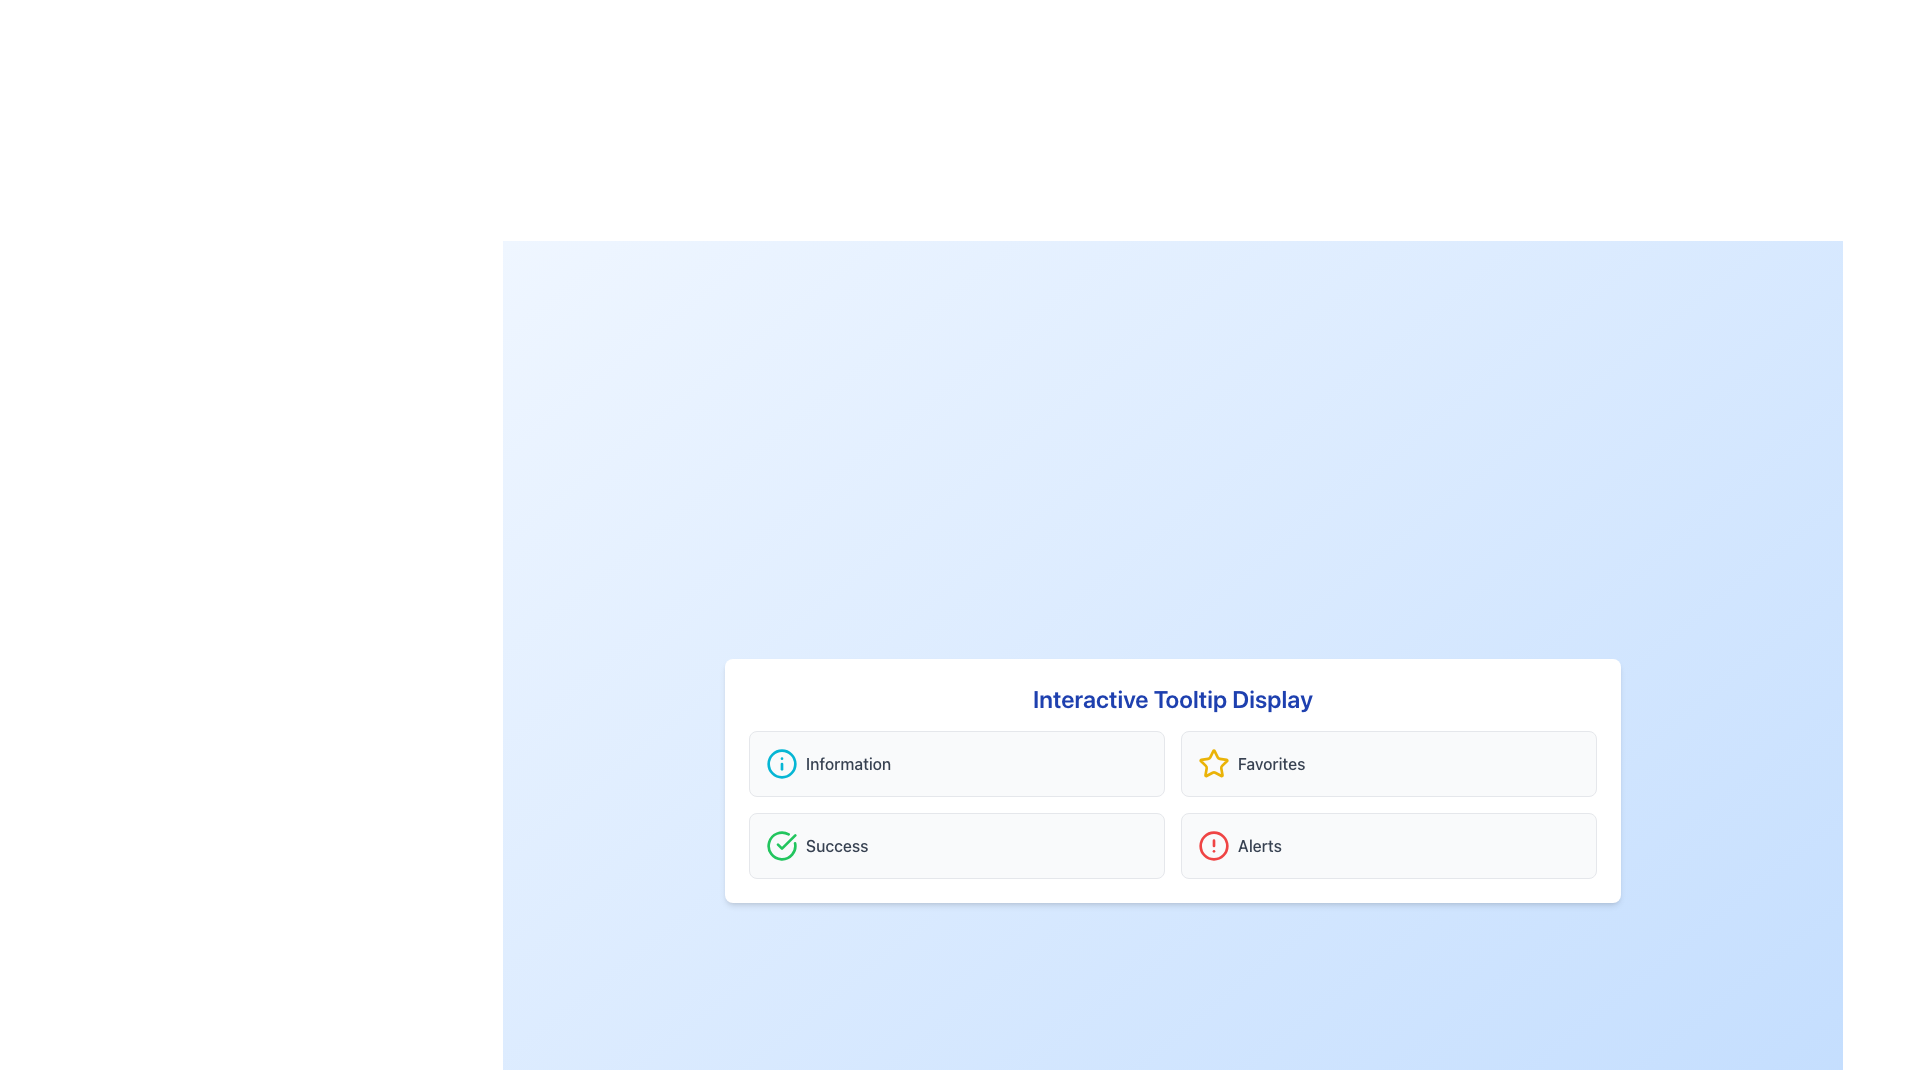 The width and height of the screenshot is (1920, 1080). What do you see at coordinates (955, 763) in the screenshot?
I see `the top-left card in the two-column grid layout` at bounding box center [955, 763].